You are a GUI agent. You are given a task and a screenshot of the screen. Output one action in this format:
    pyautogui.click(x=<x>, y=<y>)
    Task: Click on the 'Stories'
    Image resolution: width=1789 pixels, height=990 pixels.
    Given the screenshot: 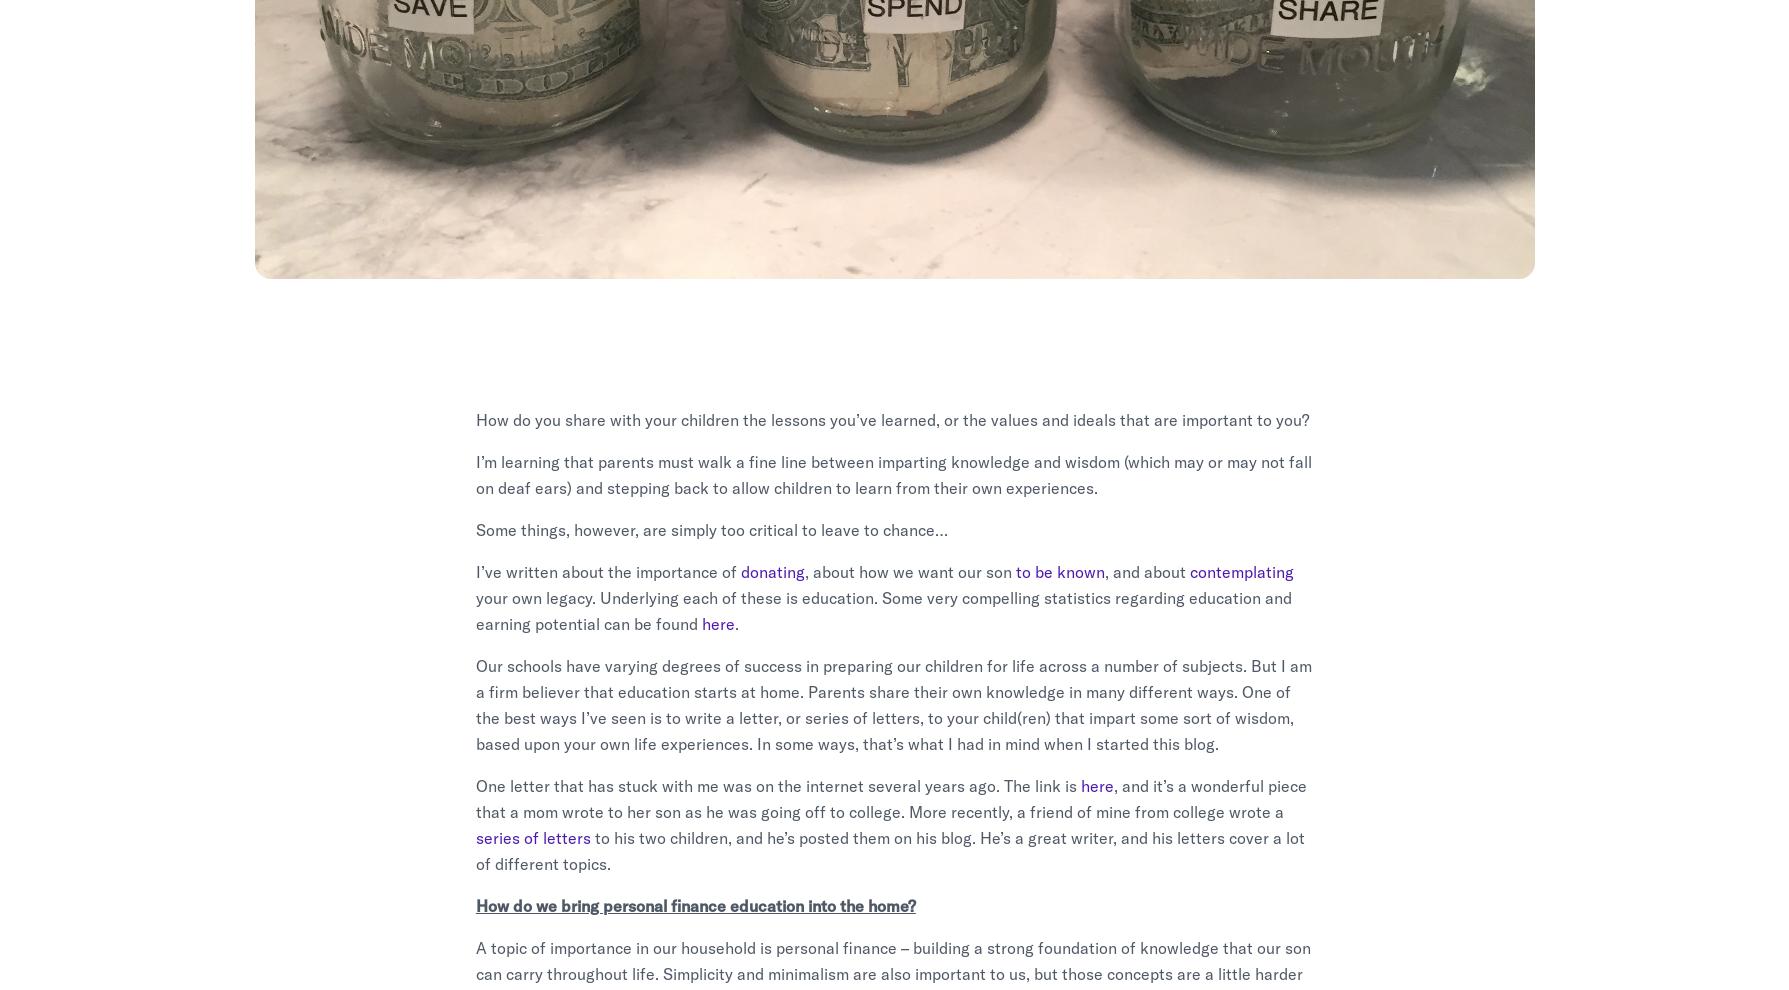 What is the action you would take?
    pyautogui.click(x=916, y=721)
    